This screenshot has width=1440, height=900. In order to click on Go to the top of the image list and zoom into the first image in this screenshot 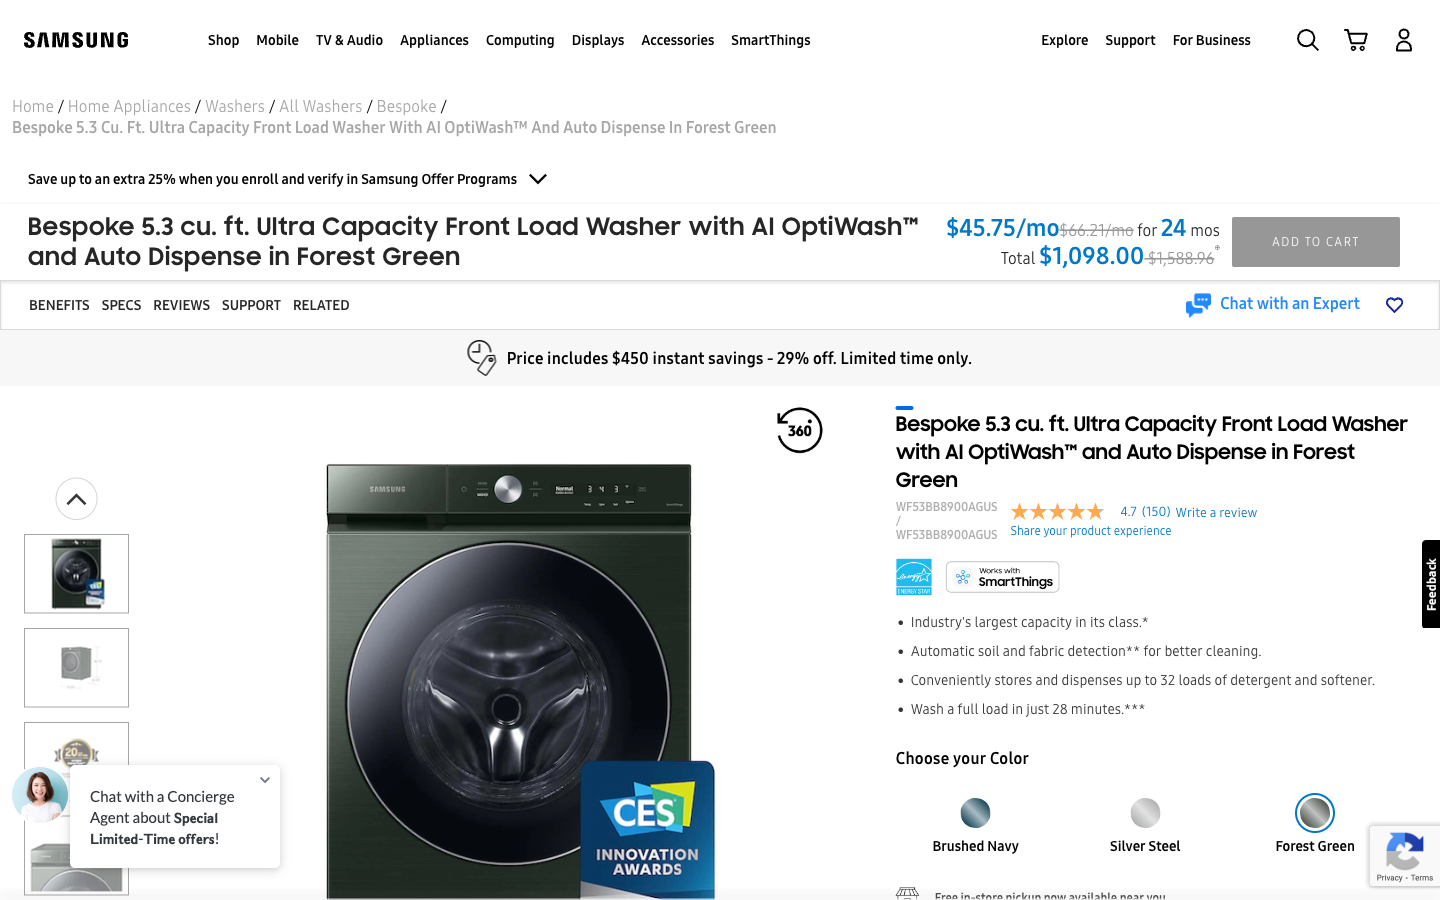, I will do `click(76, 497)`.